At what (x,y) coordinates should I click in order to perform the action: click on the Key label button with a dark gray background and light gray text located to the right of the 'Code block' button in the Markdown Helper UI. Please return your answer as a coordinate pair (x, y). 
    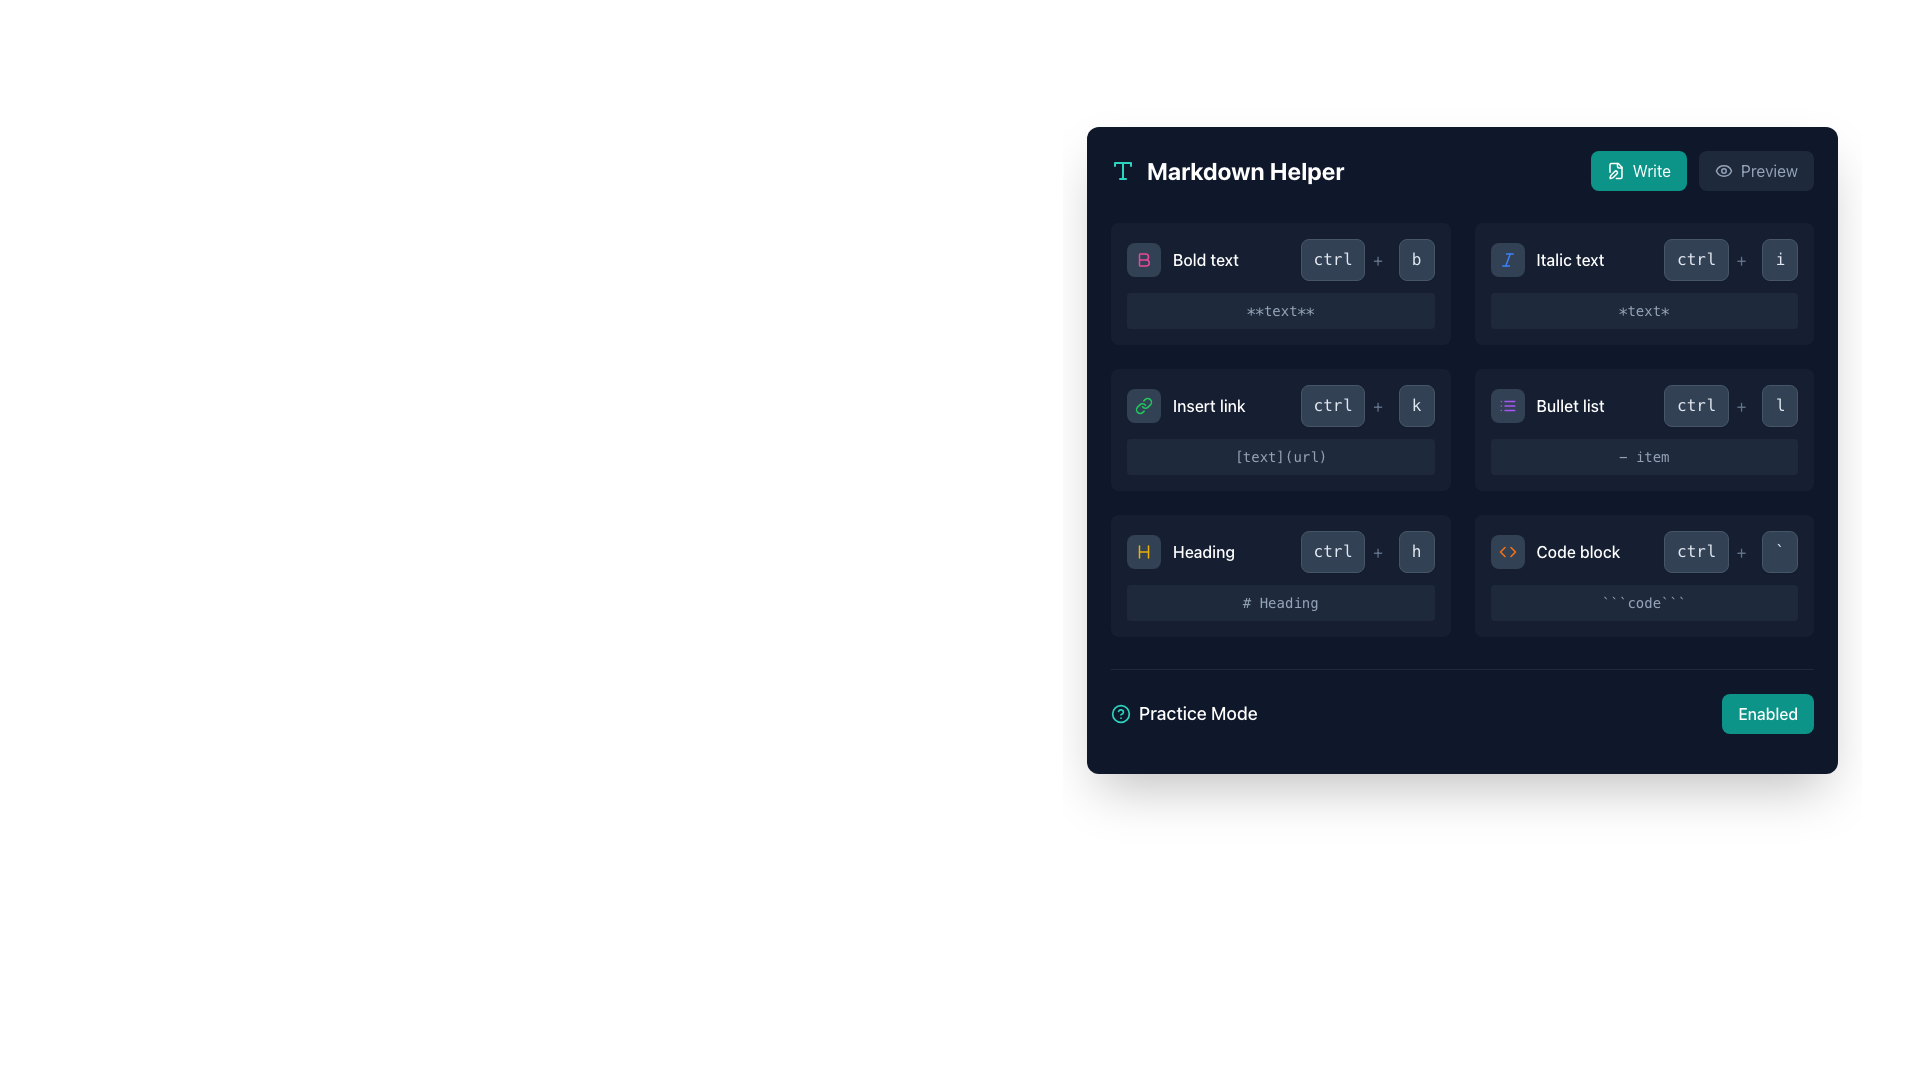
    Looking at the image, I should click on (1780, 551).